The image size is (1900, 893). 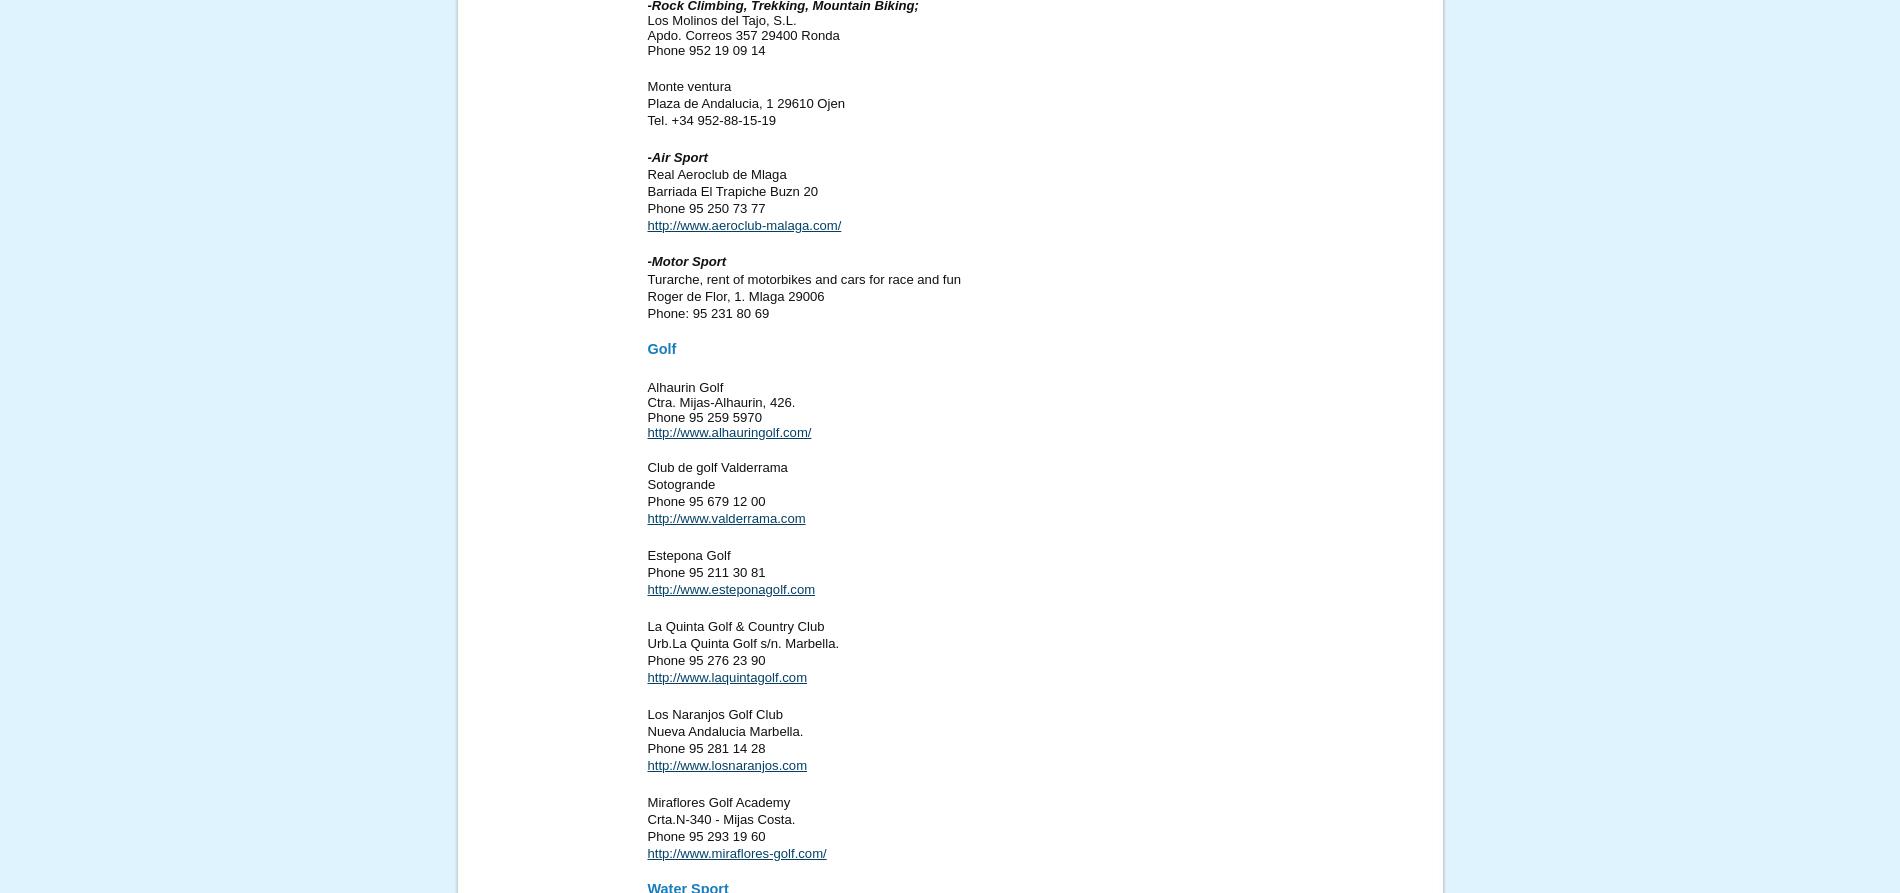 What do you see at coordinates (720, 401) in the screenshot?
I see `'Ctra. Mijas-Alhaurin, 426.'` at bounding box center [720, 401].